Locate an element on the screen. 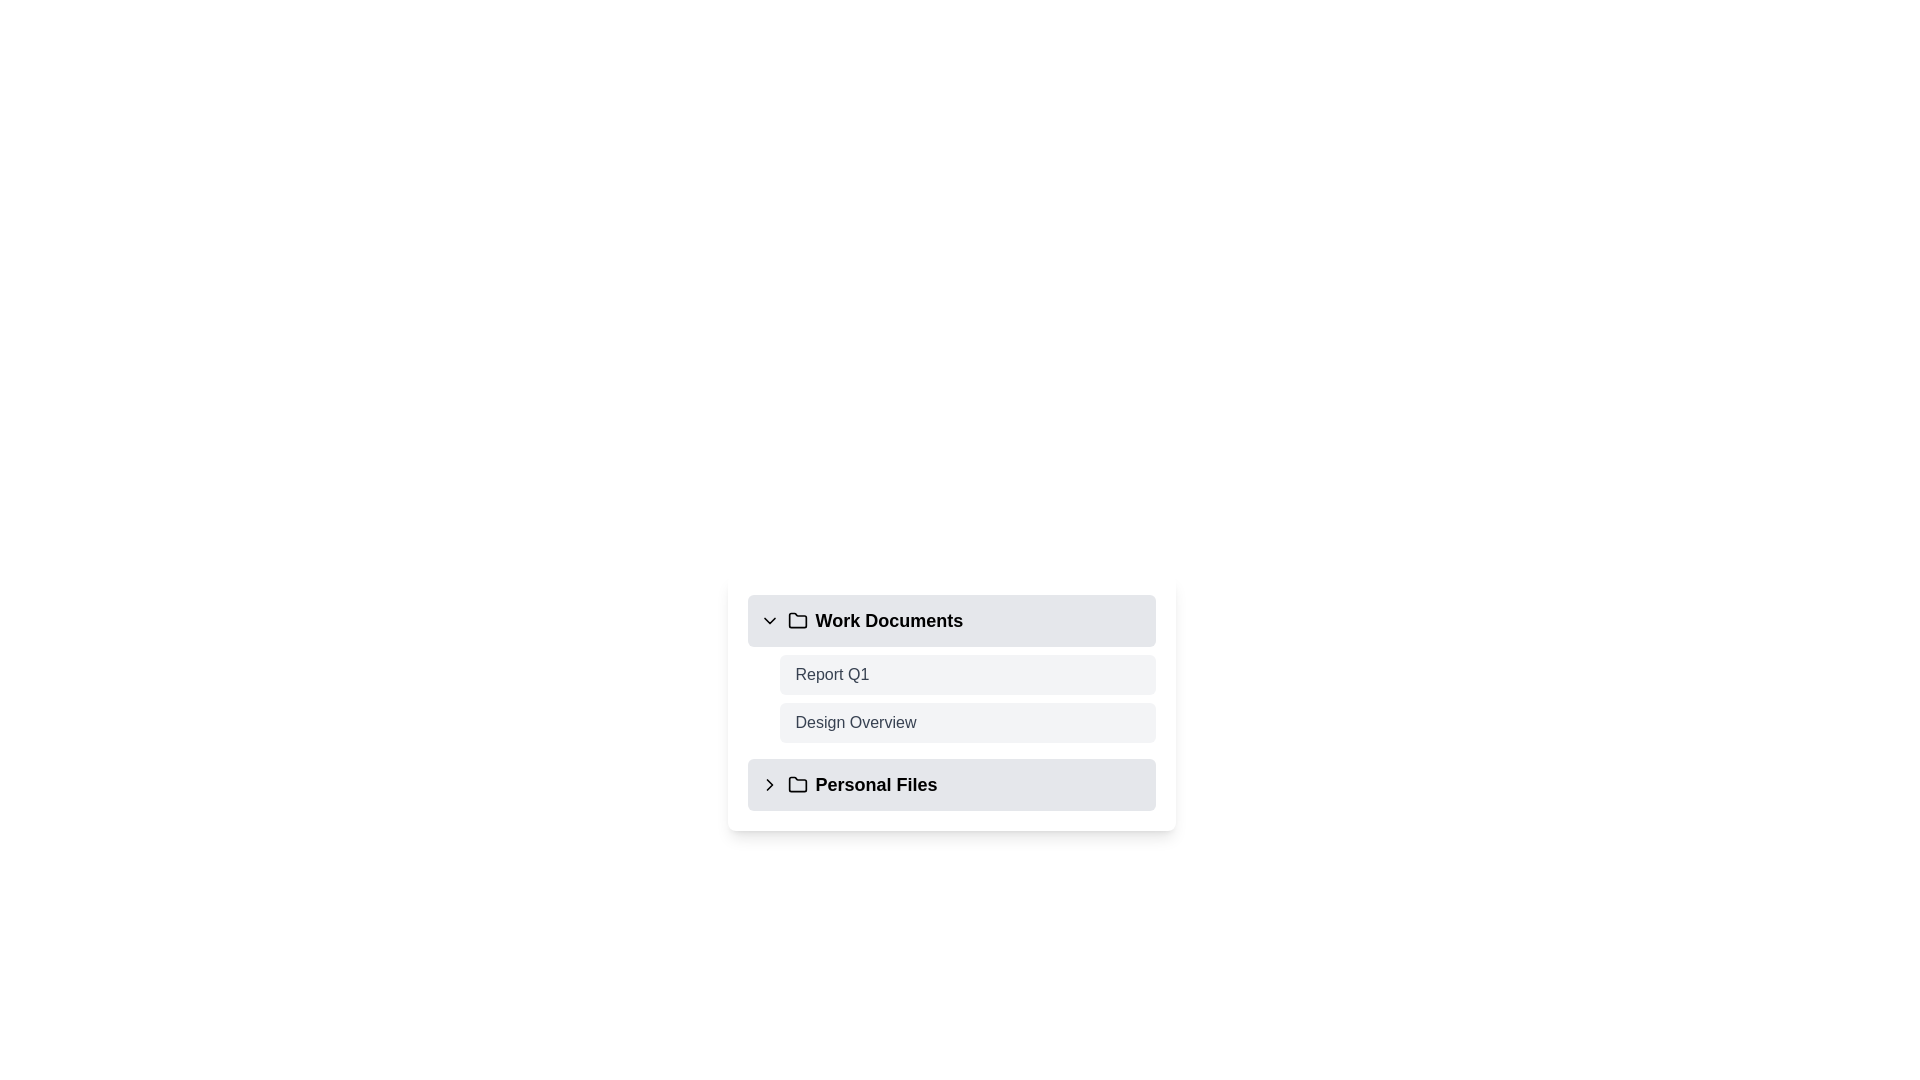 The image size is (1920, 1080). the 'Work Documents' button, which features a light gray background, a downward chevron, and a folder icon is located at coordinates (950, 620).